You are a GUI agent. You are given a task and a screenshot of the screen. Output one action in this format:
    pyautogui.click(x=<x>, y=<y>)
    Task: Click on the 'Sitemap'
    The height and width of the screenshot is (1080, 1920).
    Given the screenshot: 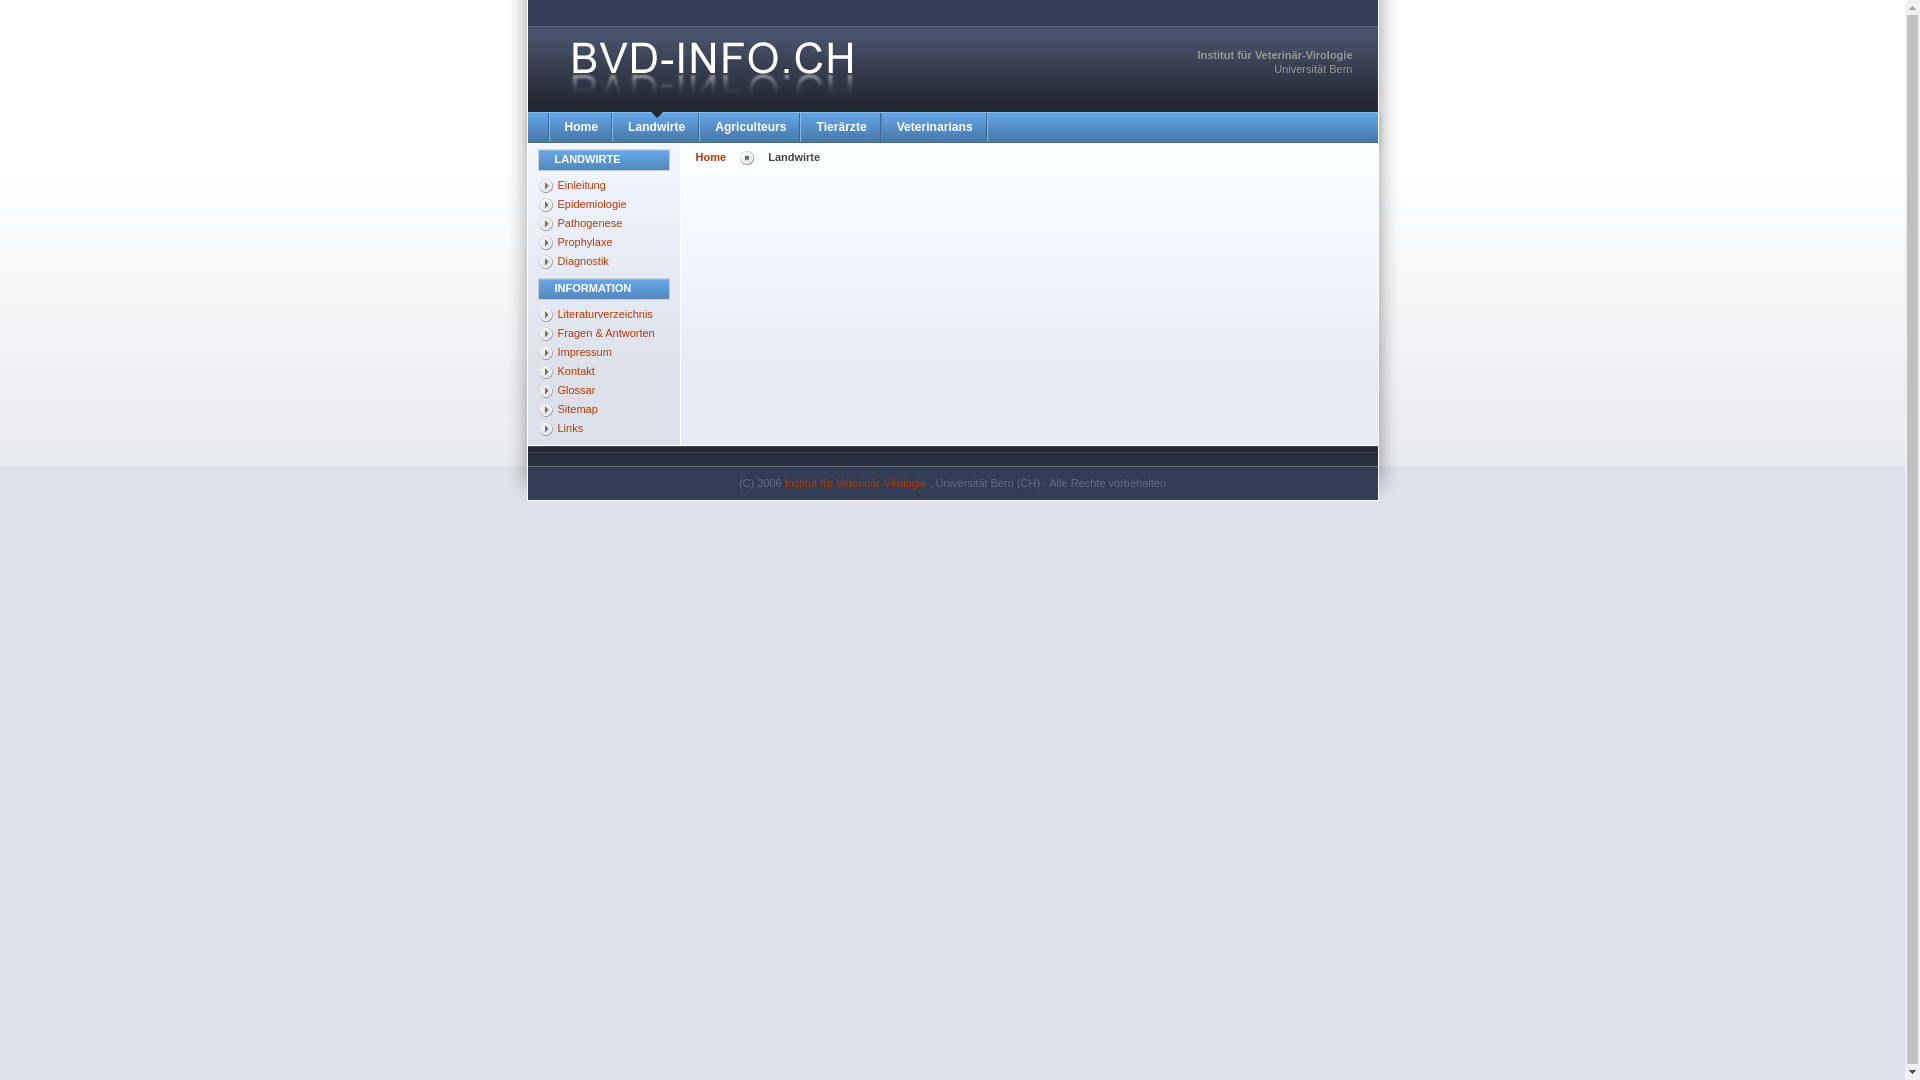 What is the action you would take?
    pyautogui.click(x=603, y=408)
    